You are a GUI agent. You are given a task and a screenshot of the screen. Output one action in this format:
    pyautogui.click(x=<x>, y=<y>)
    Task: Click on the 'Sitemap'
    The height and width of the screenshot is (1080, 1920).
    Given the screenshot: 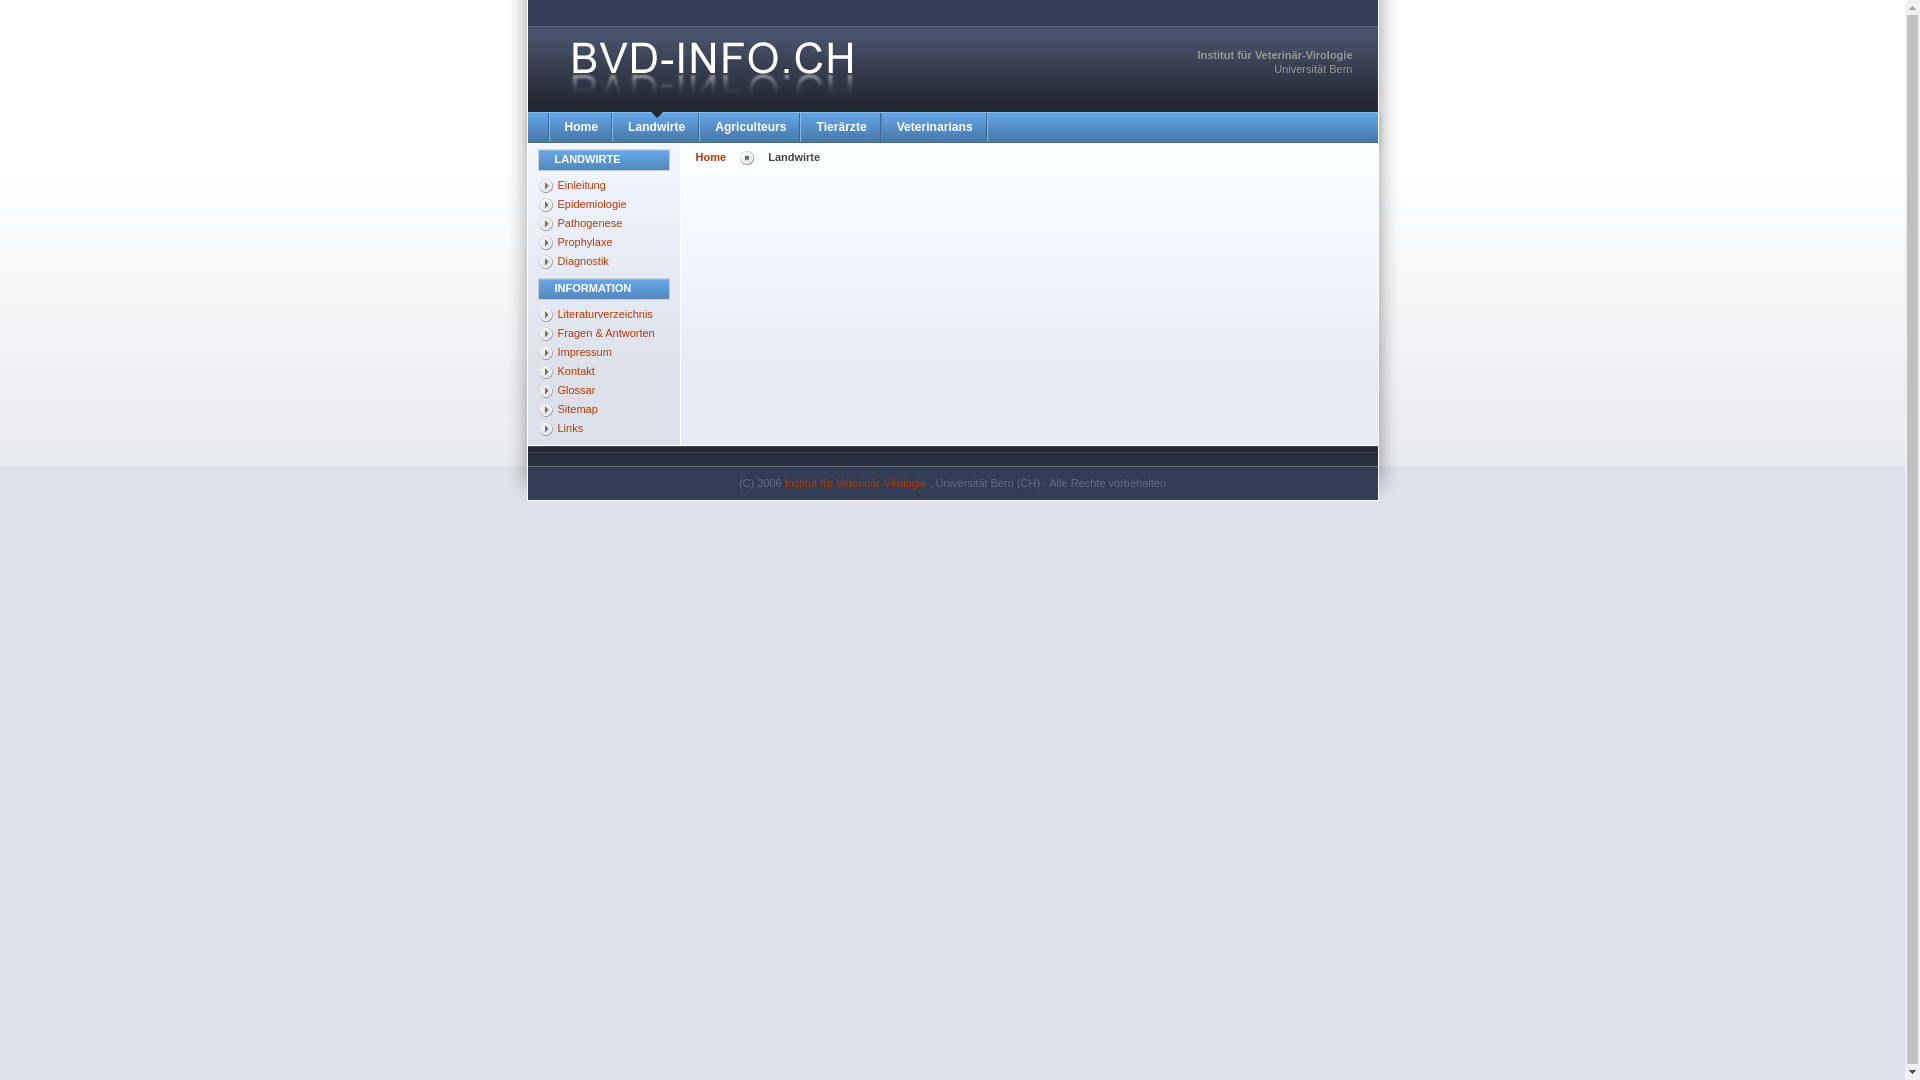 What is the action you would take?
    pyautogui.click(x=603, y=408)
    